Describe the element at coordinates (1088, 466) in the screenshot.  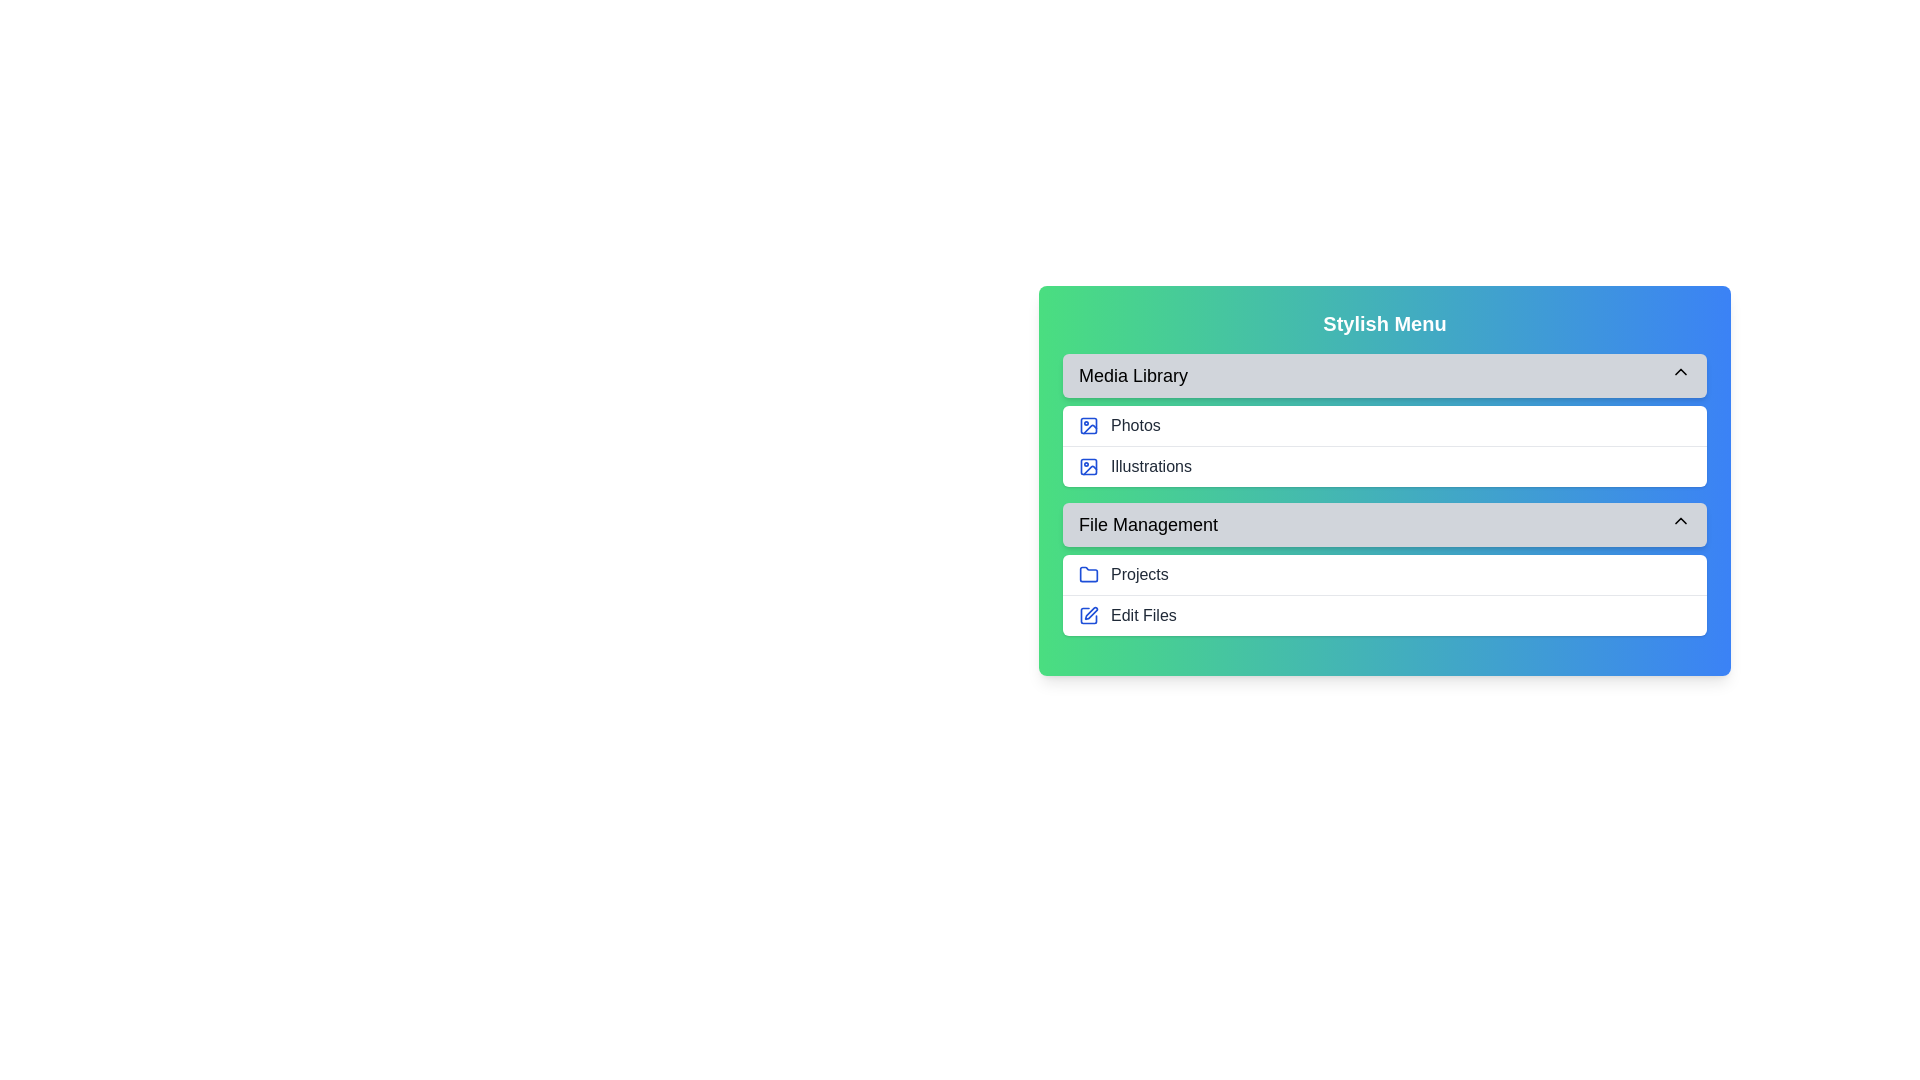
I see `the blue icon element resembling an image with a frame and a small circle, located next to the label 'Illustrations'` at that location.